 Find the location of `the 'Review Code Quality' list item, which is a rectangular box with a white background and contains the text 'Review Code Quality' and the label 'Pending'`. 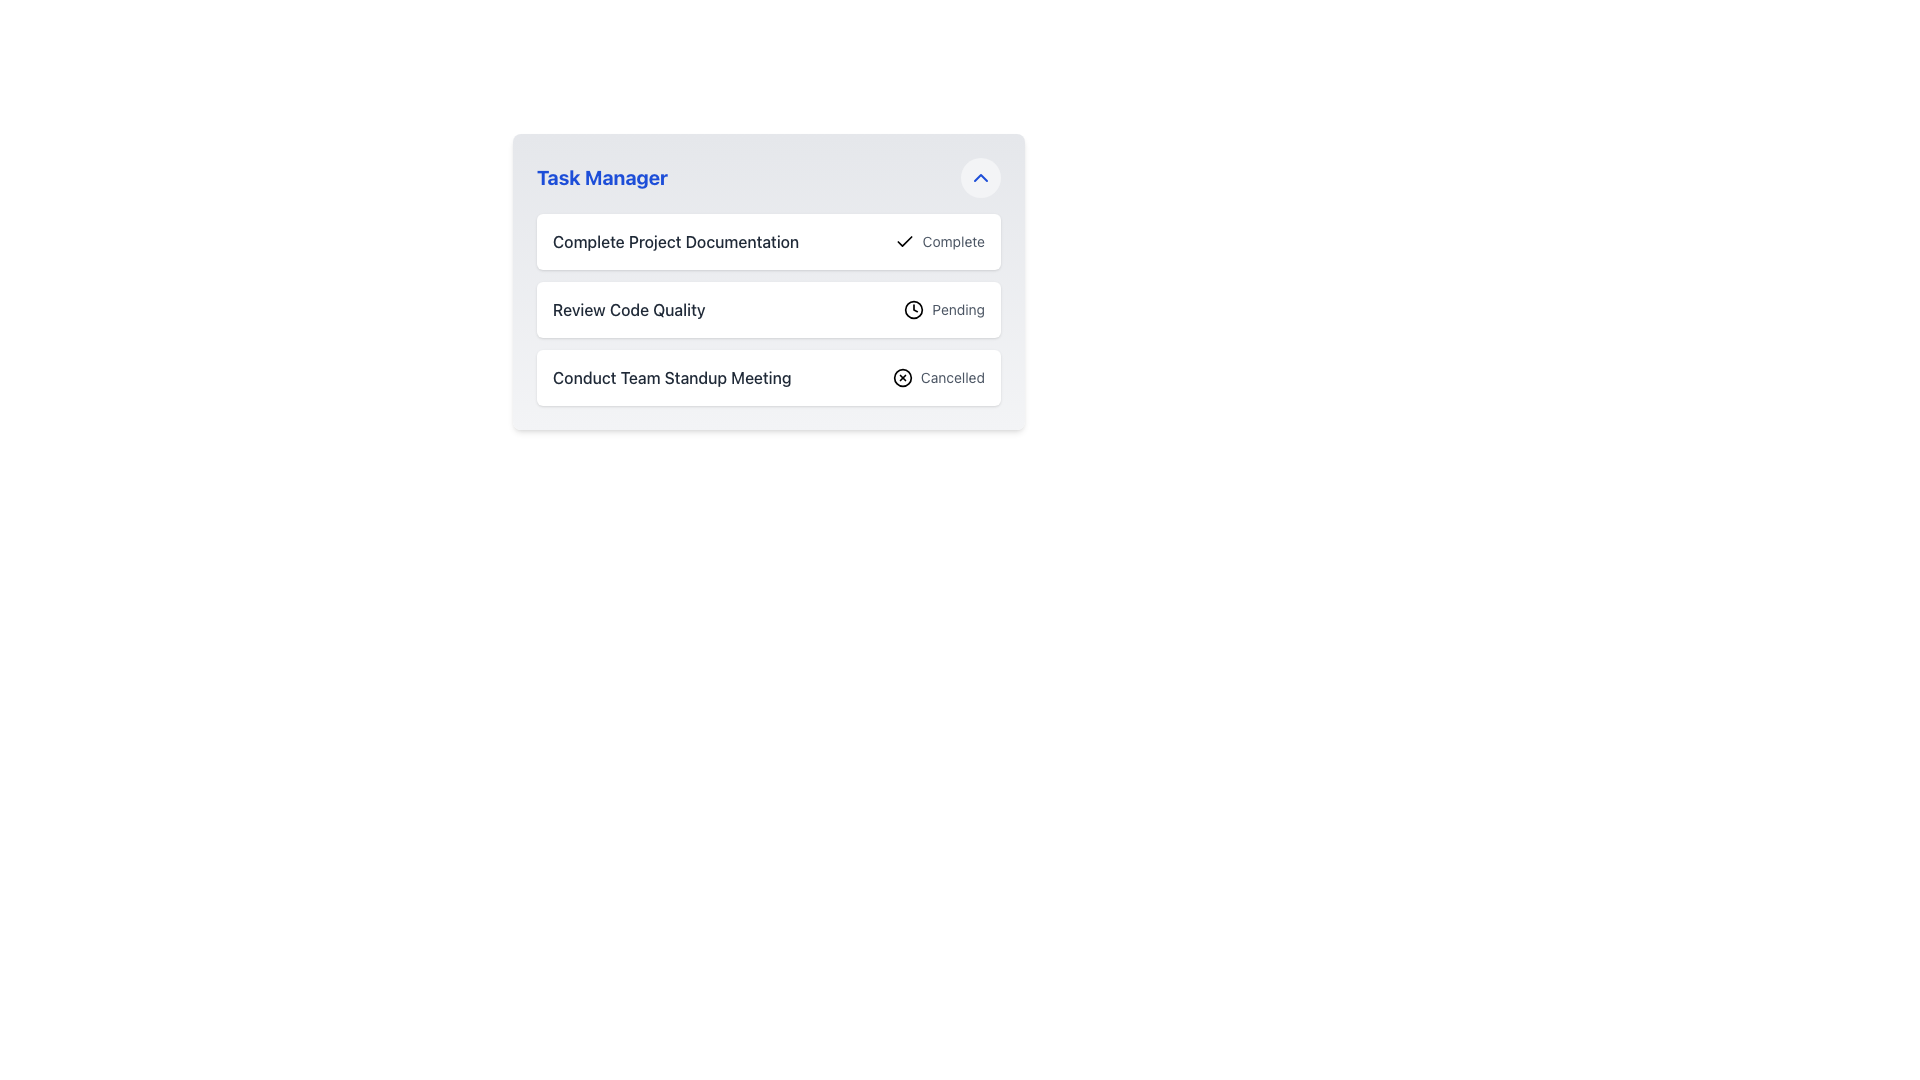

the 'Review Code Quality' list item, which is a rectangular box with a white background and contains the text 'Review Code Quality' and the label 'Pending' is located at coordinates (767, 309).